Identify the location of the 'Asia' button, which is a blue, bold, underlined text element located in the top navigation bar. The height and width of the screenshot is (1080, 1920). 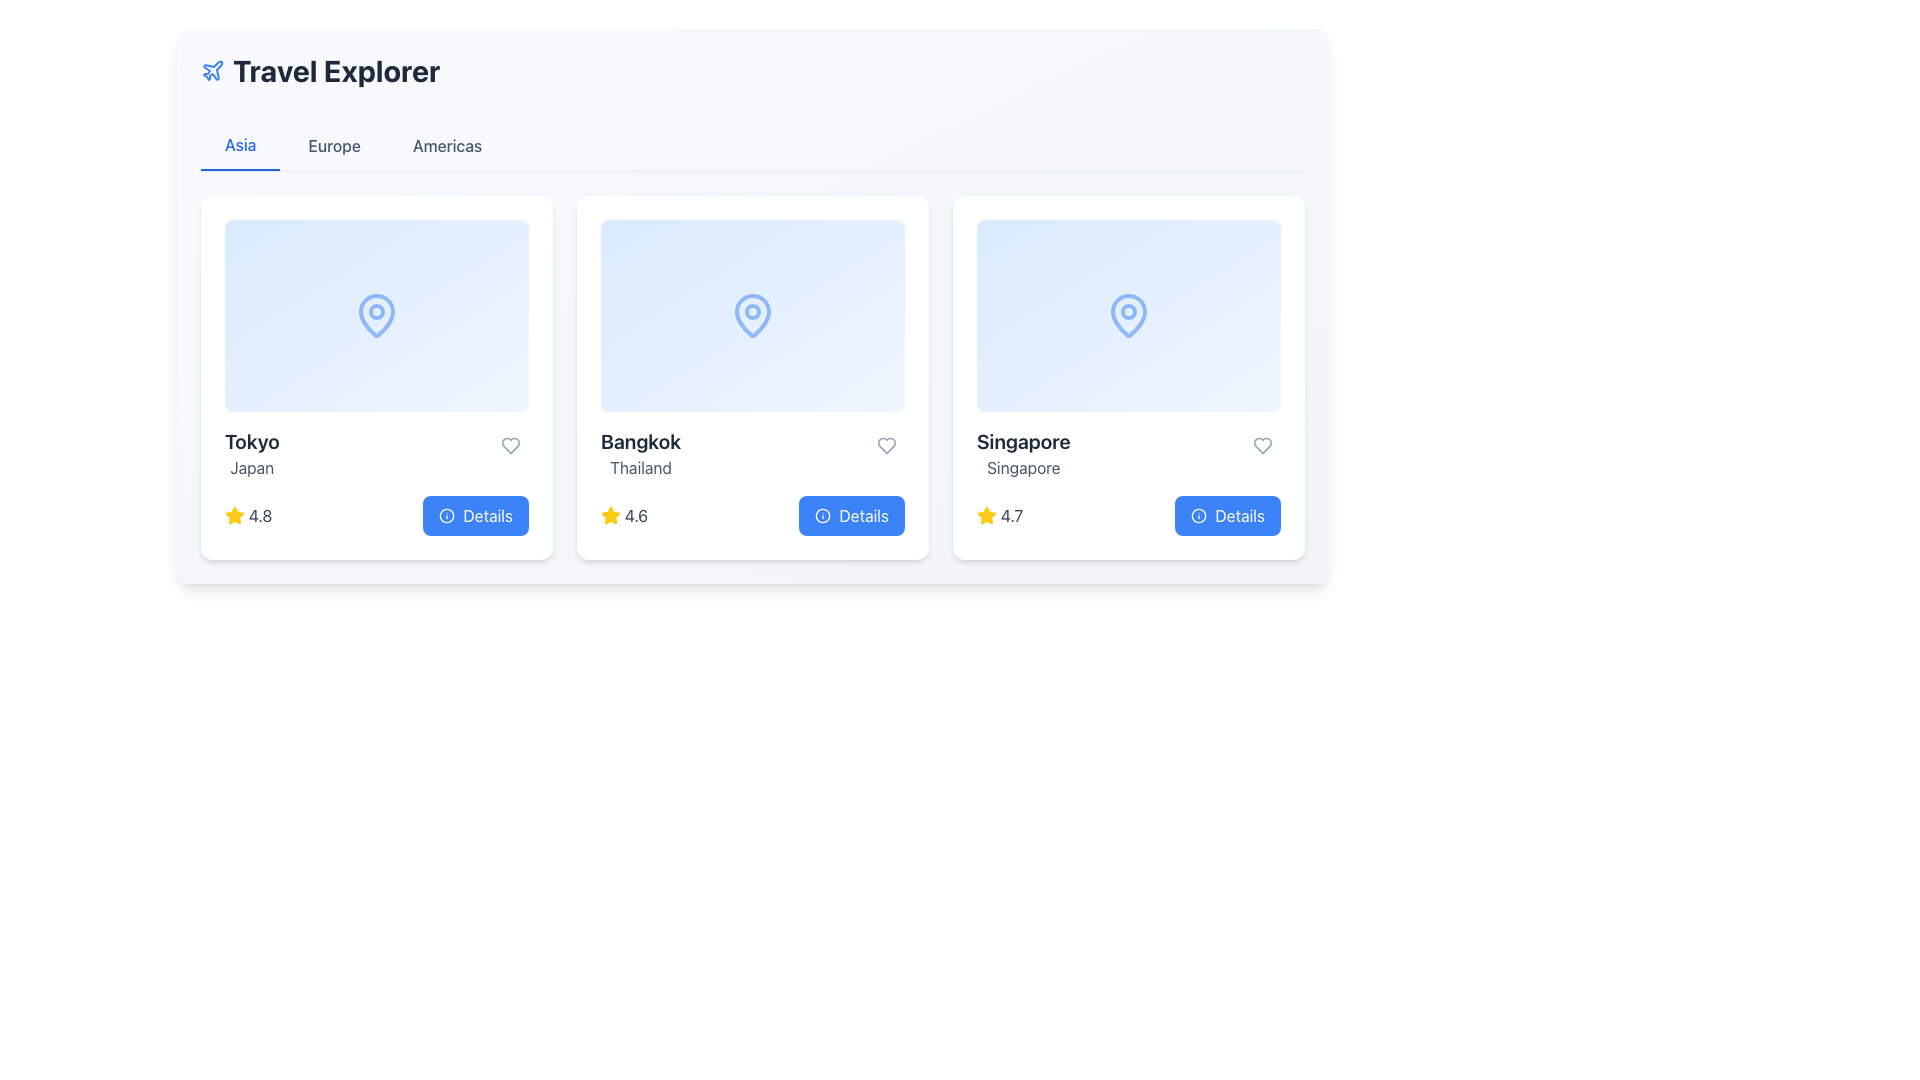
(240, 145).